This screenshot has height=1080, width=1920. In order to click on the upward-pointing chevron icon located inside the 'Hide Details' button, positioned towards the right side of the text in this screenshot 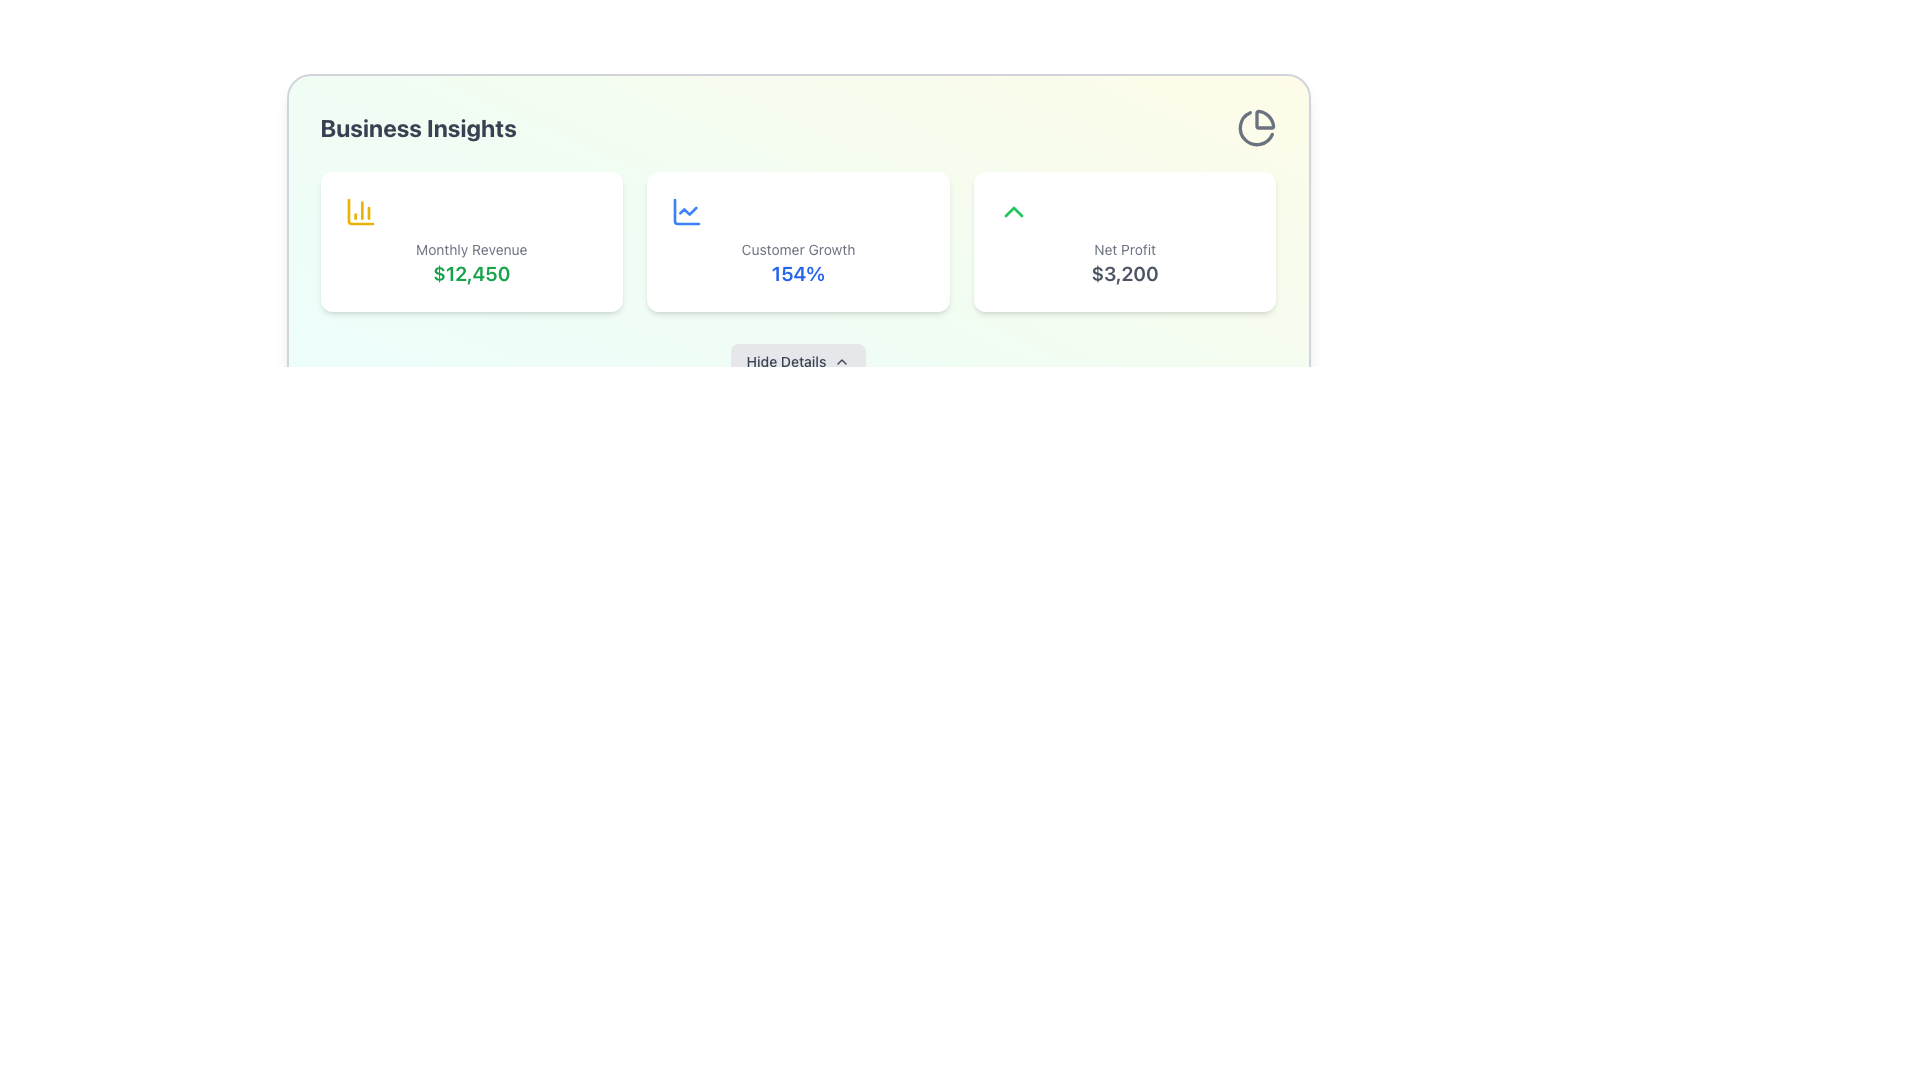, I will do `click(842, 362)`.